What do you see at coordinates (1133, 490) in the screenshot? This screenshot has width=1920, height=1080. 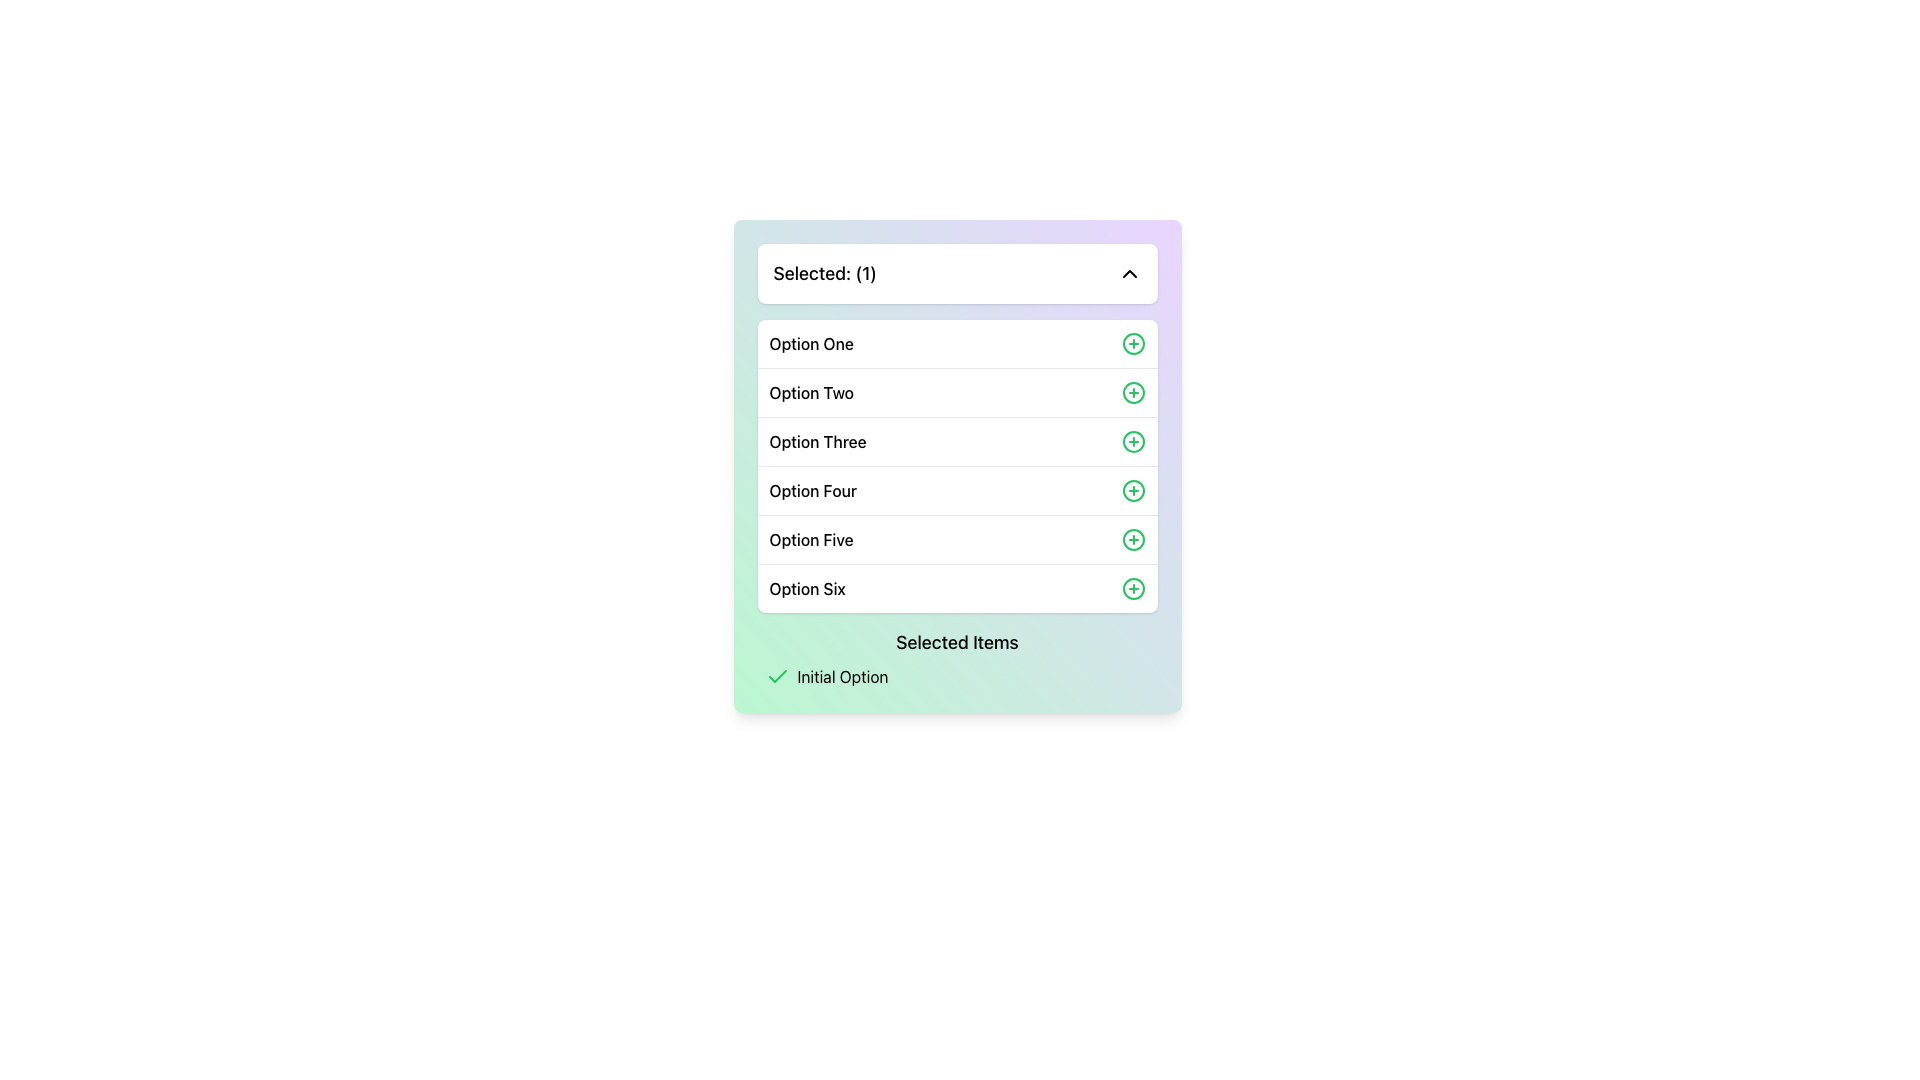 I see `the green circular button with a plus symbol located on the right side of the 'Option Four' row in the dropdown list` at bounding box center [1133, 490].